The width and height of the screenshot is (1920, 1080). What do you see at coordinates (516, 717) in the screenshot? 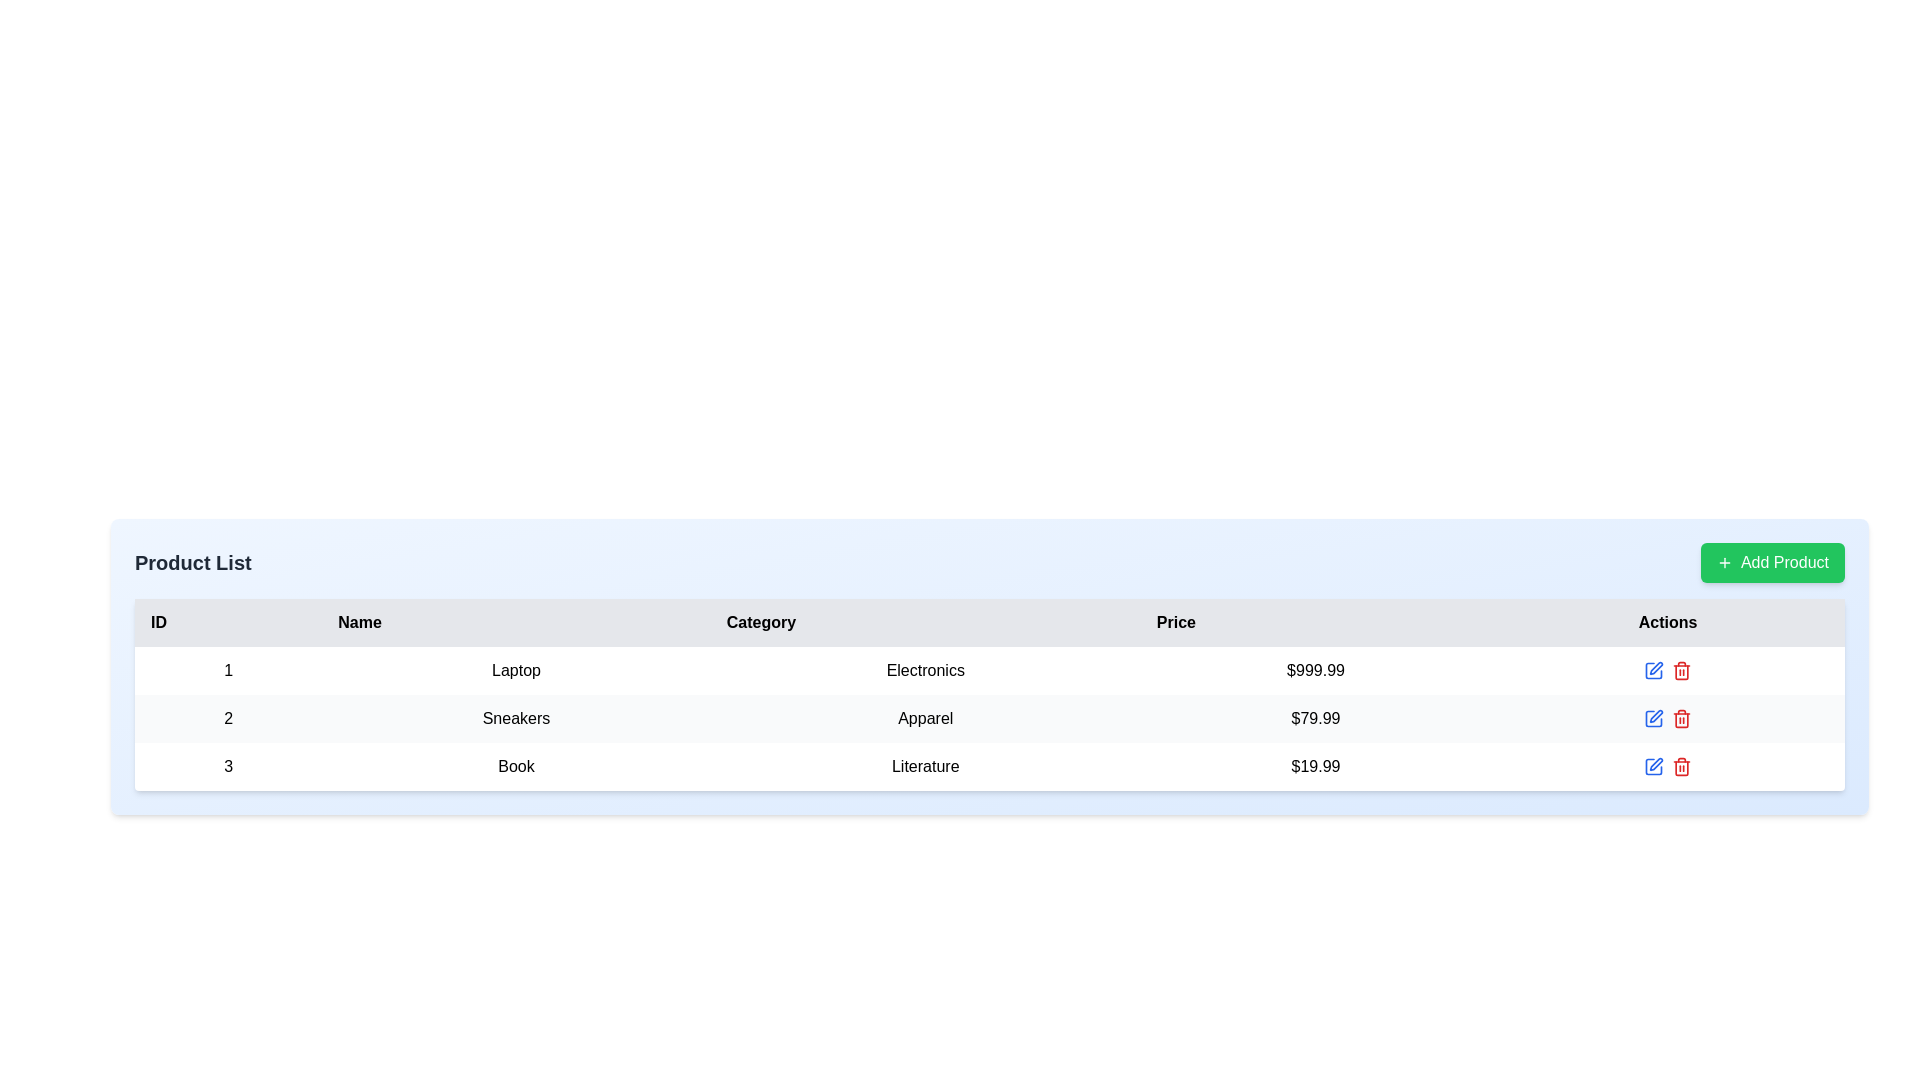
I see `the product name label located in the second row of the table under the 'Name' column` at bounding box center [516, 717].